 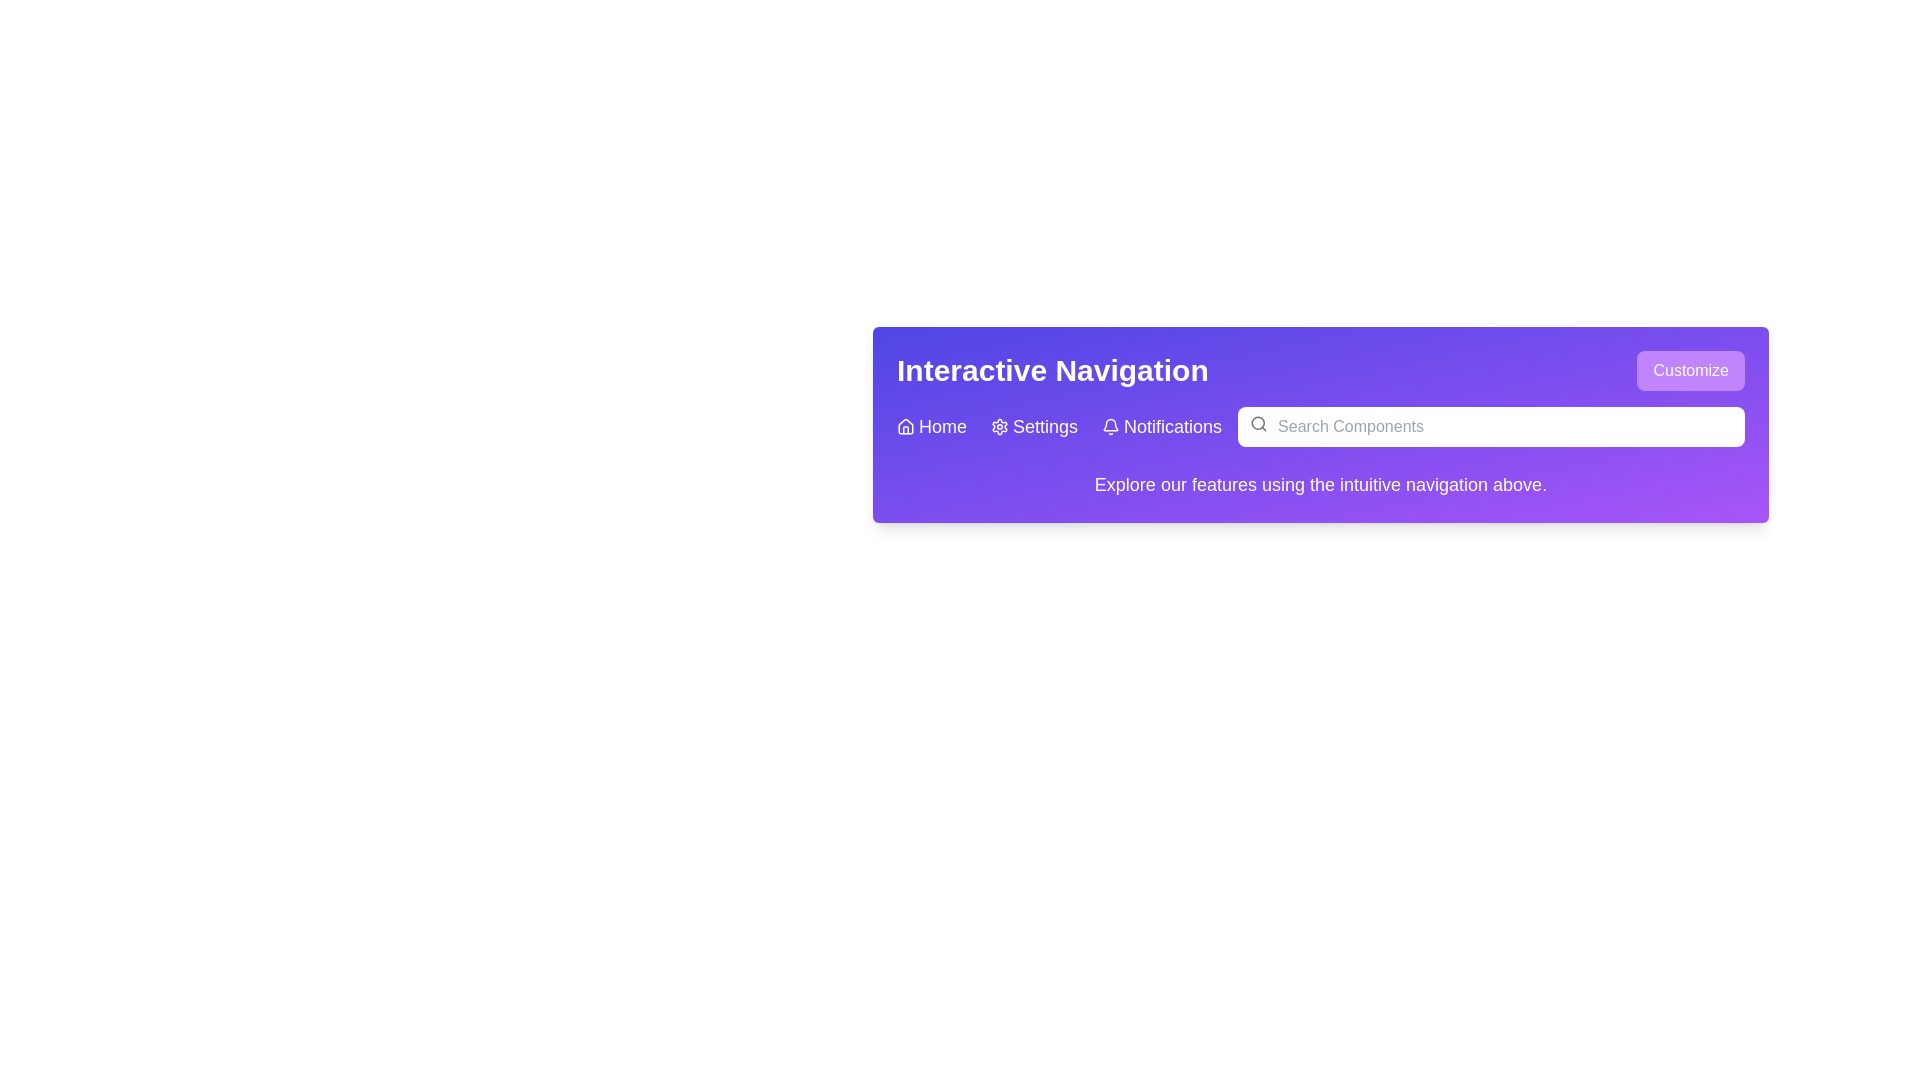 What do you see at coordinates (1034, 426) in the screenshot?
I see `the 'Settings' navigation link, which is the second item in the menu` at bounding box center [1034, 426].